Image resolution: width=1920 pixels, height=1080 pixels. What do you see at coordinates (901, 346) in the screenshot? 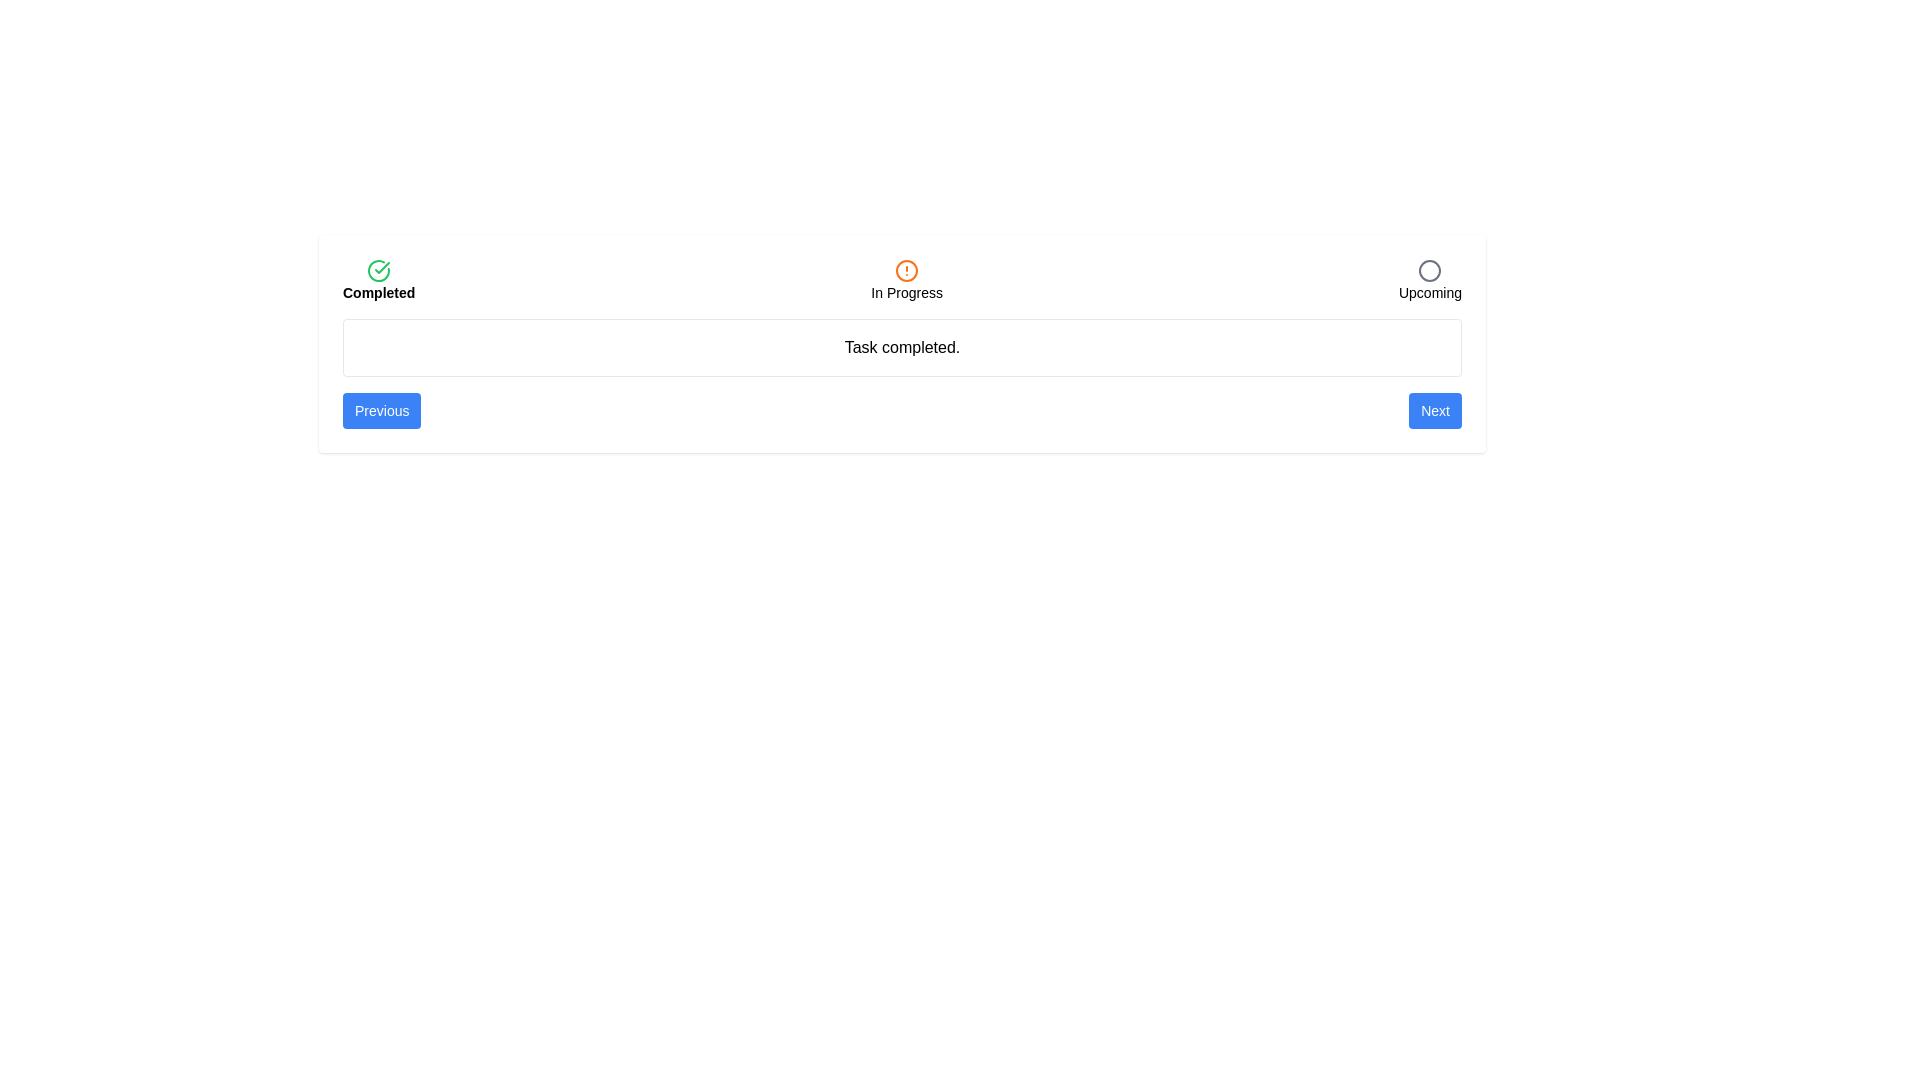
I see `the rectangular text area displaying 'Task completed.' which is styled with a border and rounded corners, located below the section header and above the navigation buttons` at bounding box center [901, 346].